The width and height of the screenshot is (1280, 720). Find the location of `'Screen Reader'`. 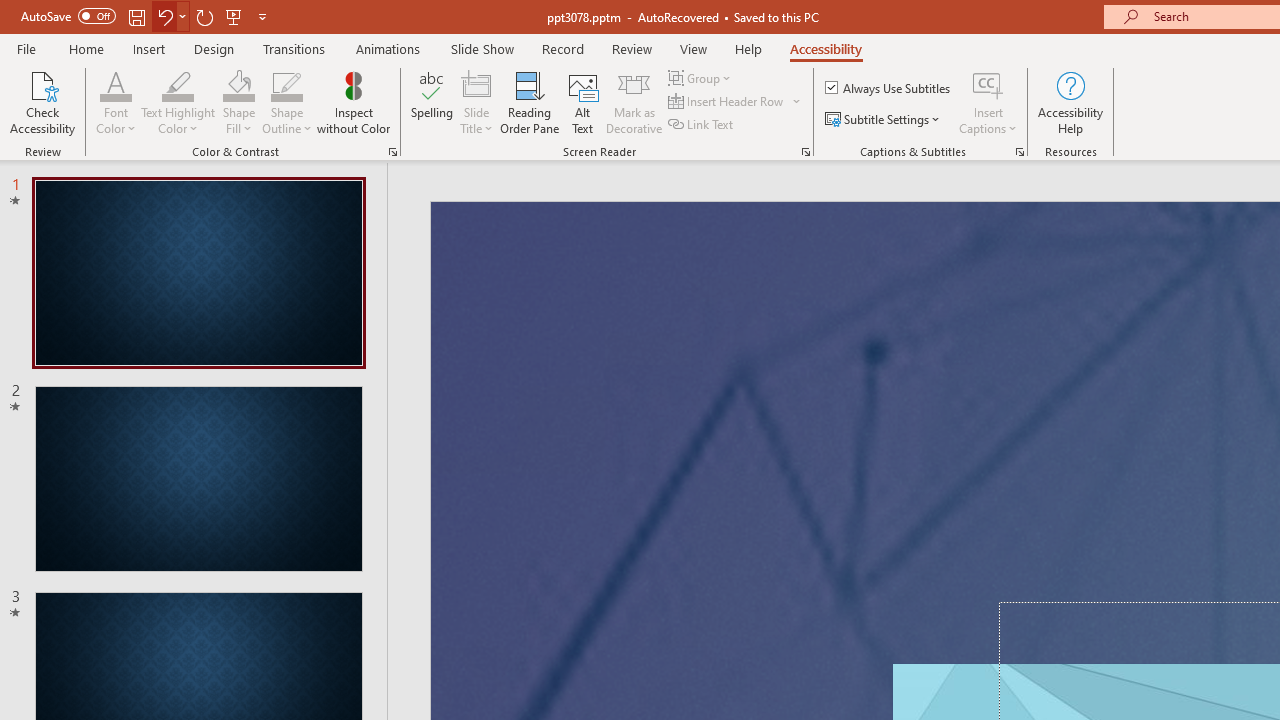

'Screen Reader' is located at coordinates (805, 150).